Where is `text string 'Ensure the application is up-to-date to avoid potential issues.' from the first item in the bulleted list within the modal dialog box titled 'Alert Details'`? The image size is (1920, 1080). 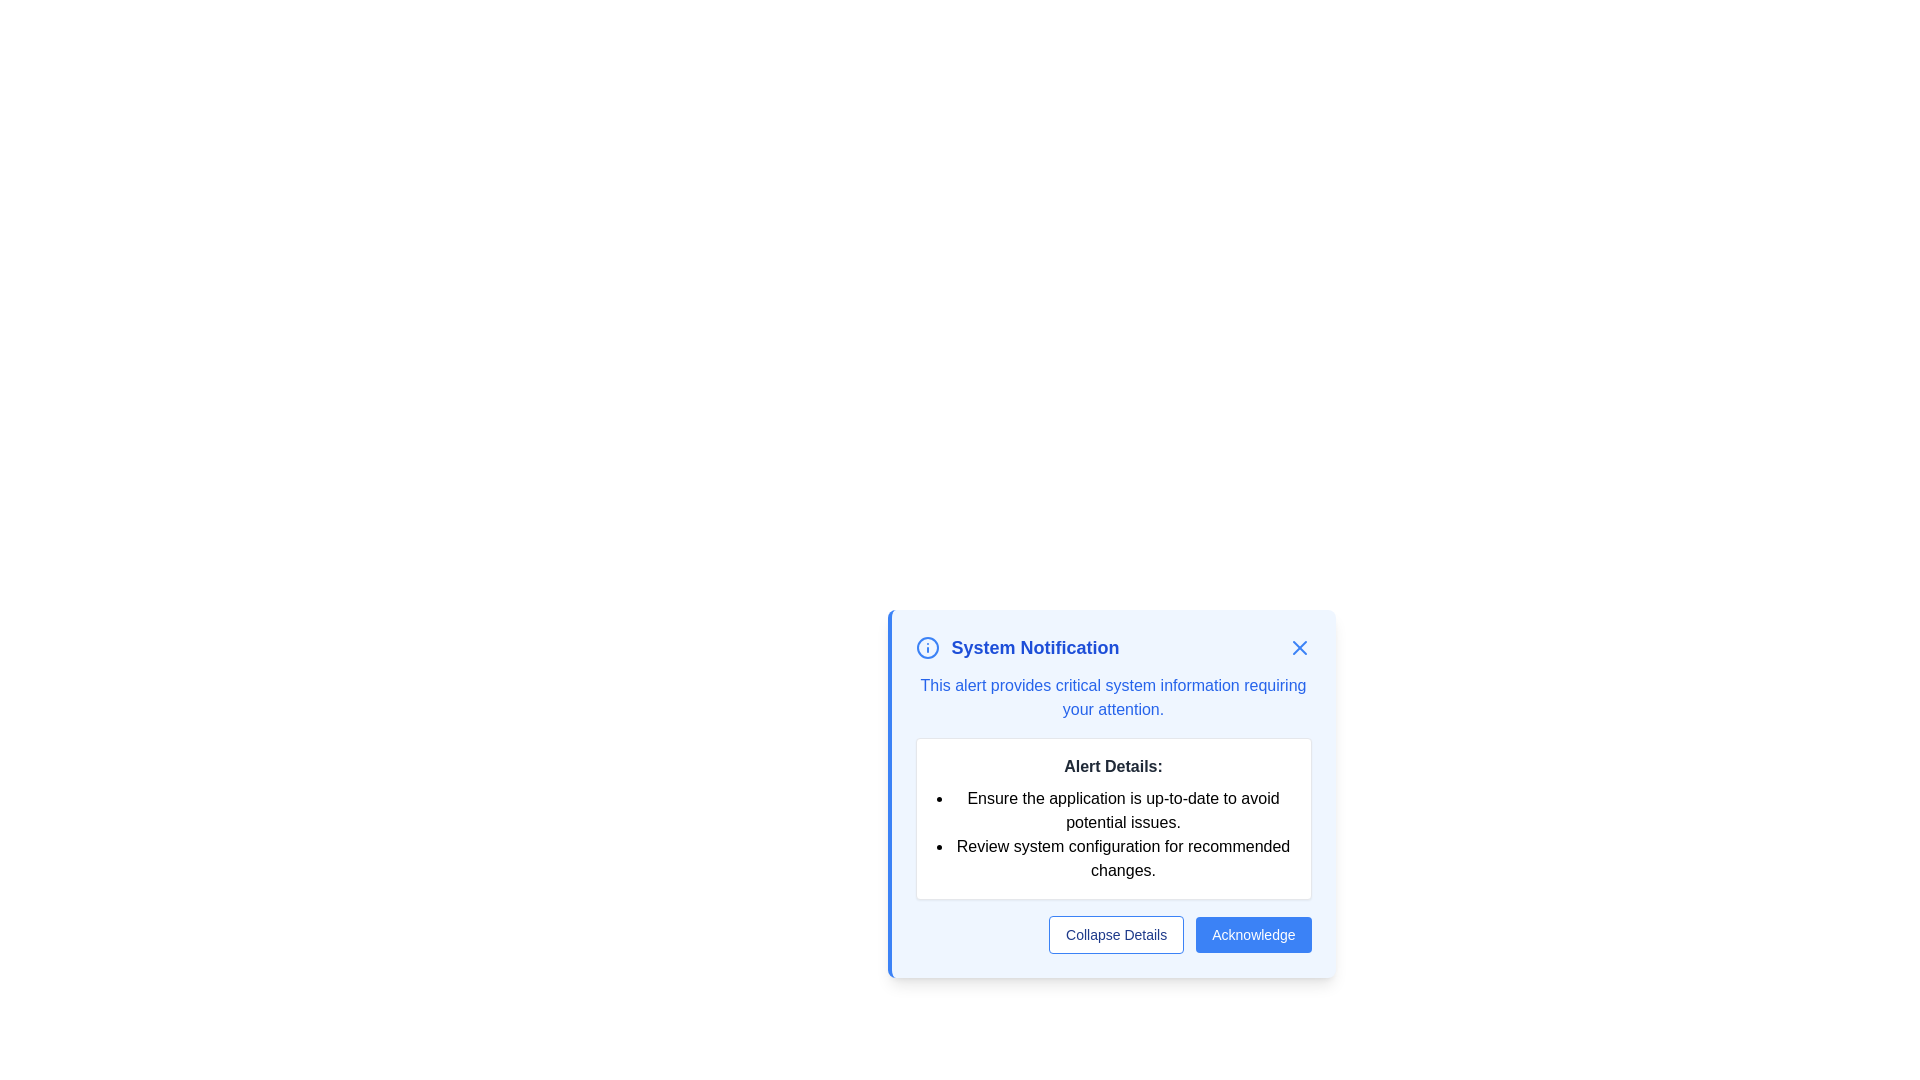 text string 'Ensure the application is up-to-date to avoid potential issues.' from the first item in the bulleted list within the modal dialog box titled 'Alert Details' is located at coordinates (1123, 810).